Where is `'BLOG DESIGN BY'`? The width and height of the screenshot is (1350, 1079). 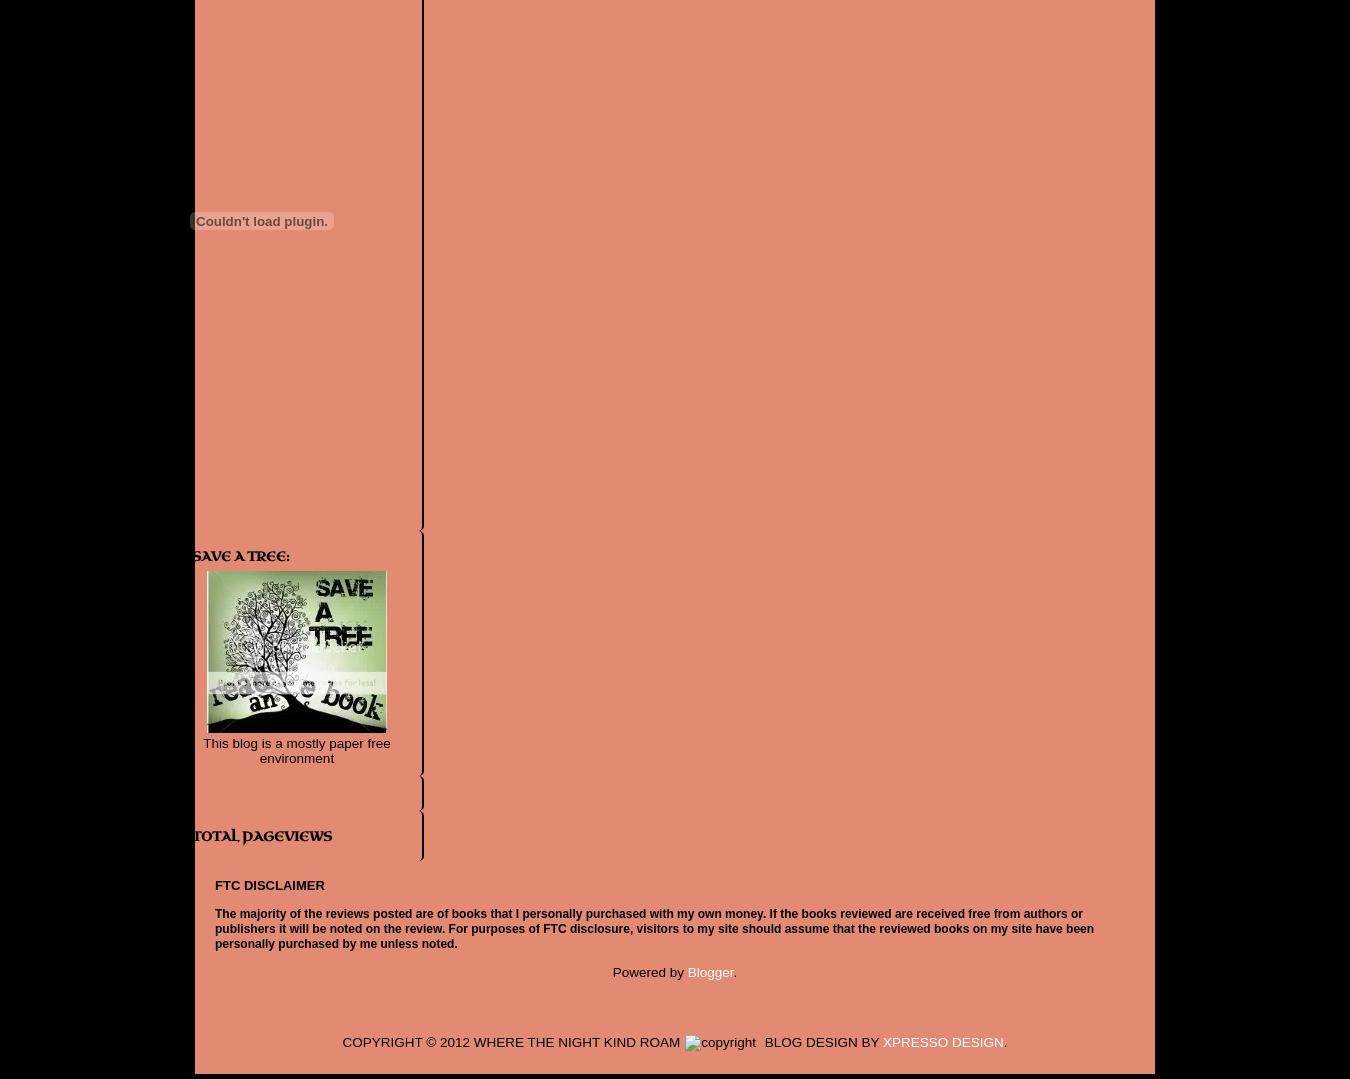 'BLOG DESIGN BY' is located at coordinates (821, 1040).